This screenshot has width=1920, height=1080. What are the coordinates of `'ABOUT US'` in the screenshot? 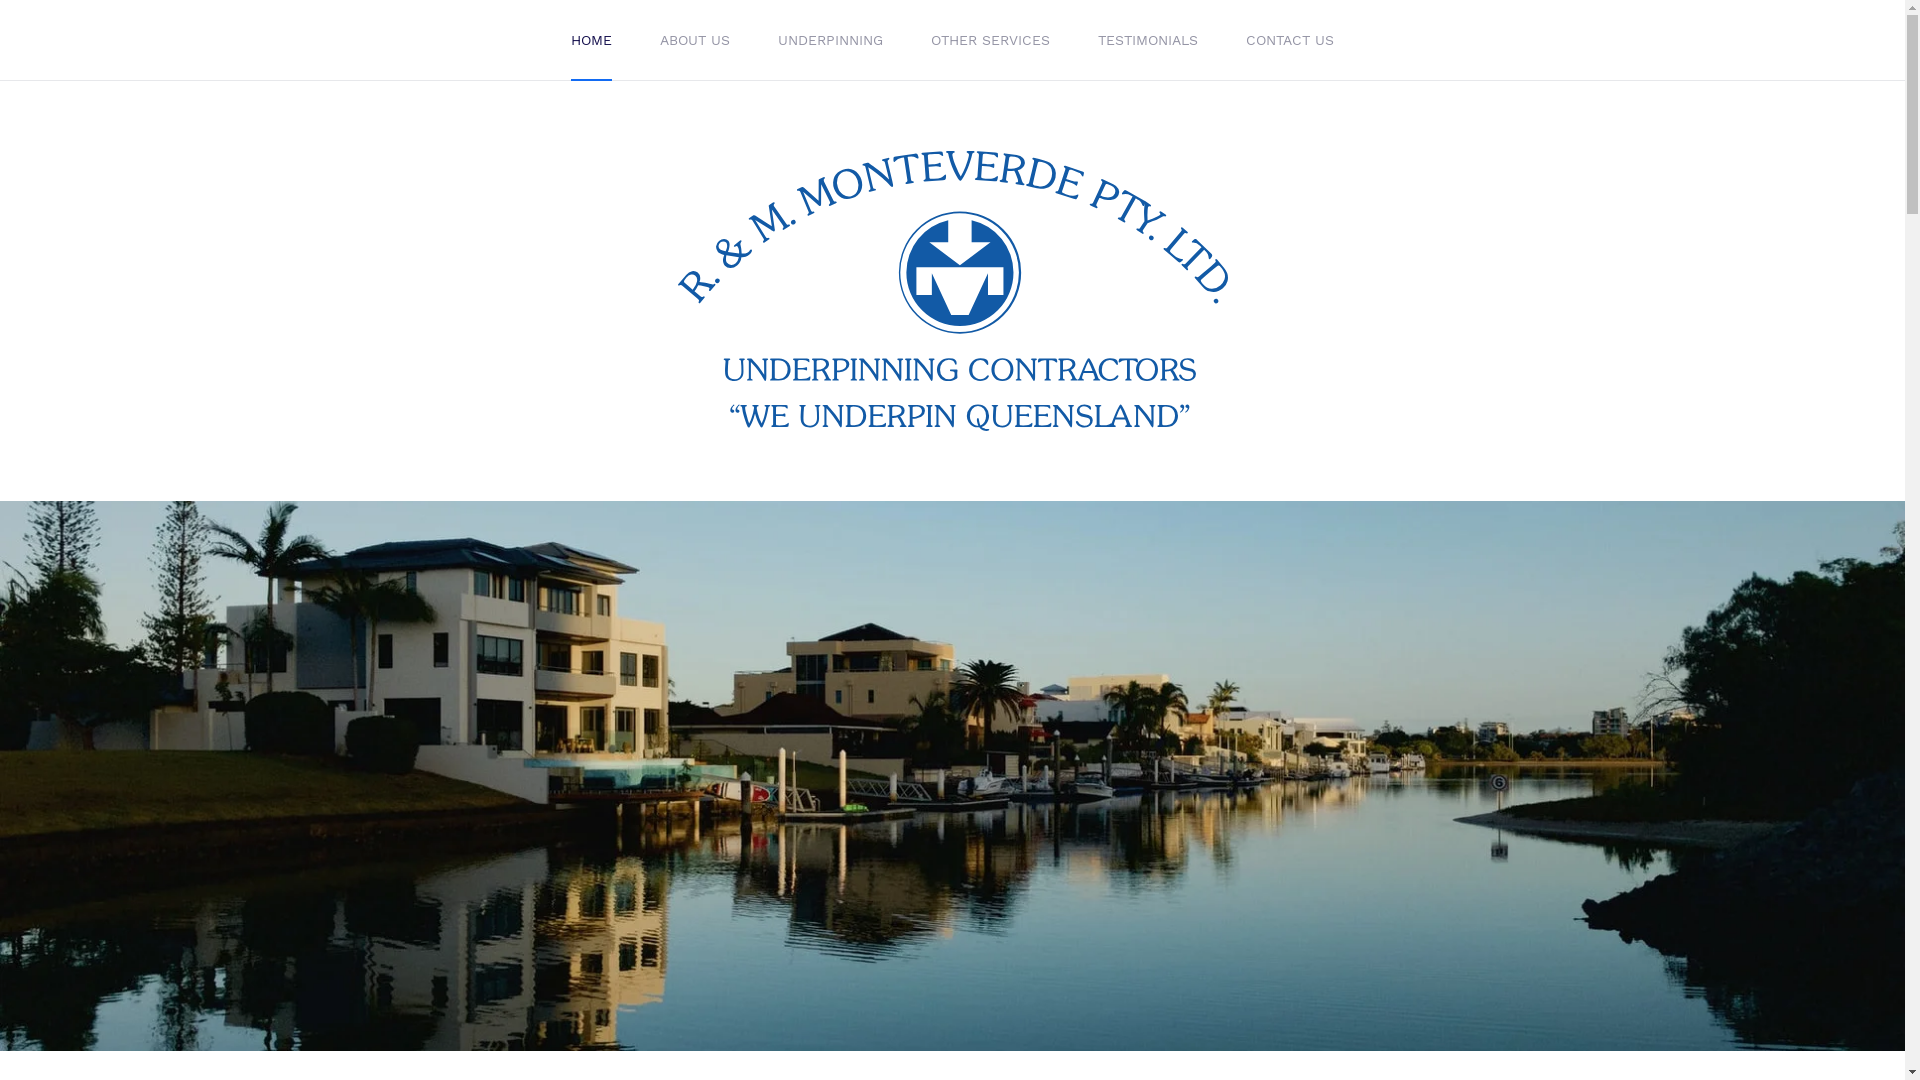 It's located at (695, 39).